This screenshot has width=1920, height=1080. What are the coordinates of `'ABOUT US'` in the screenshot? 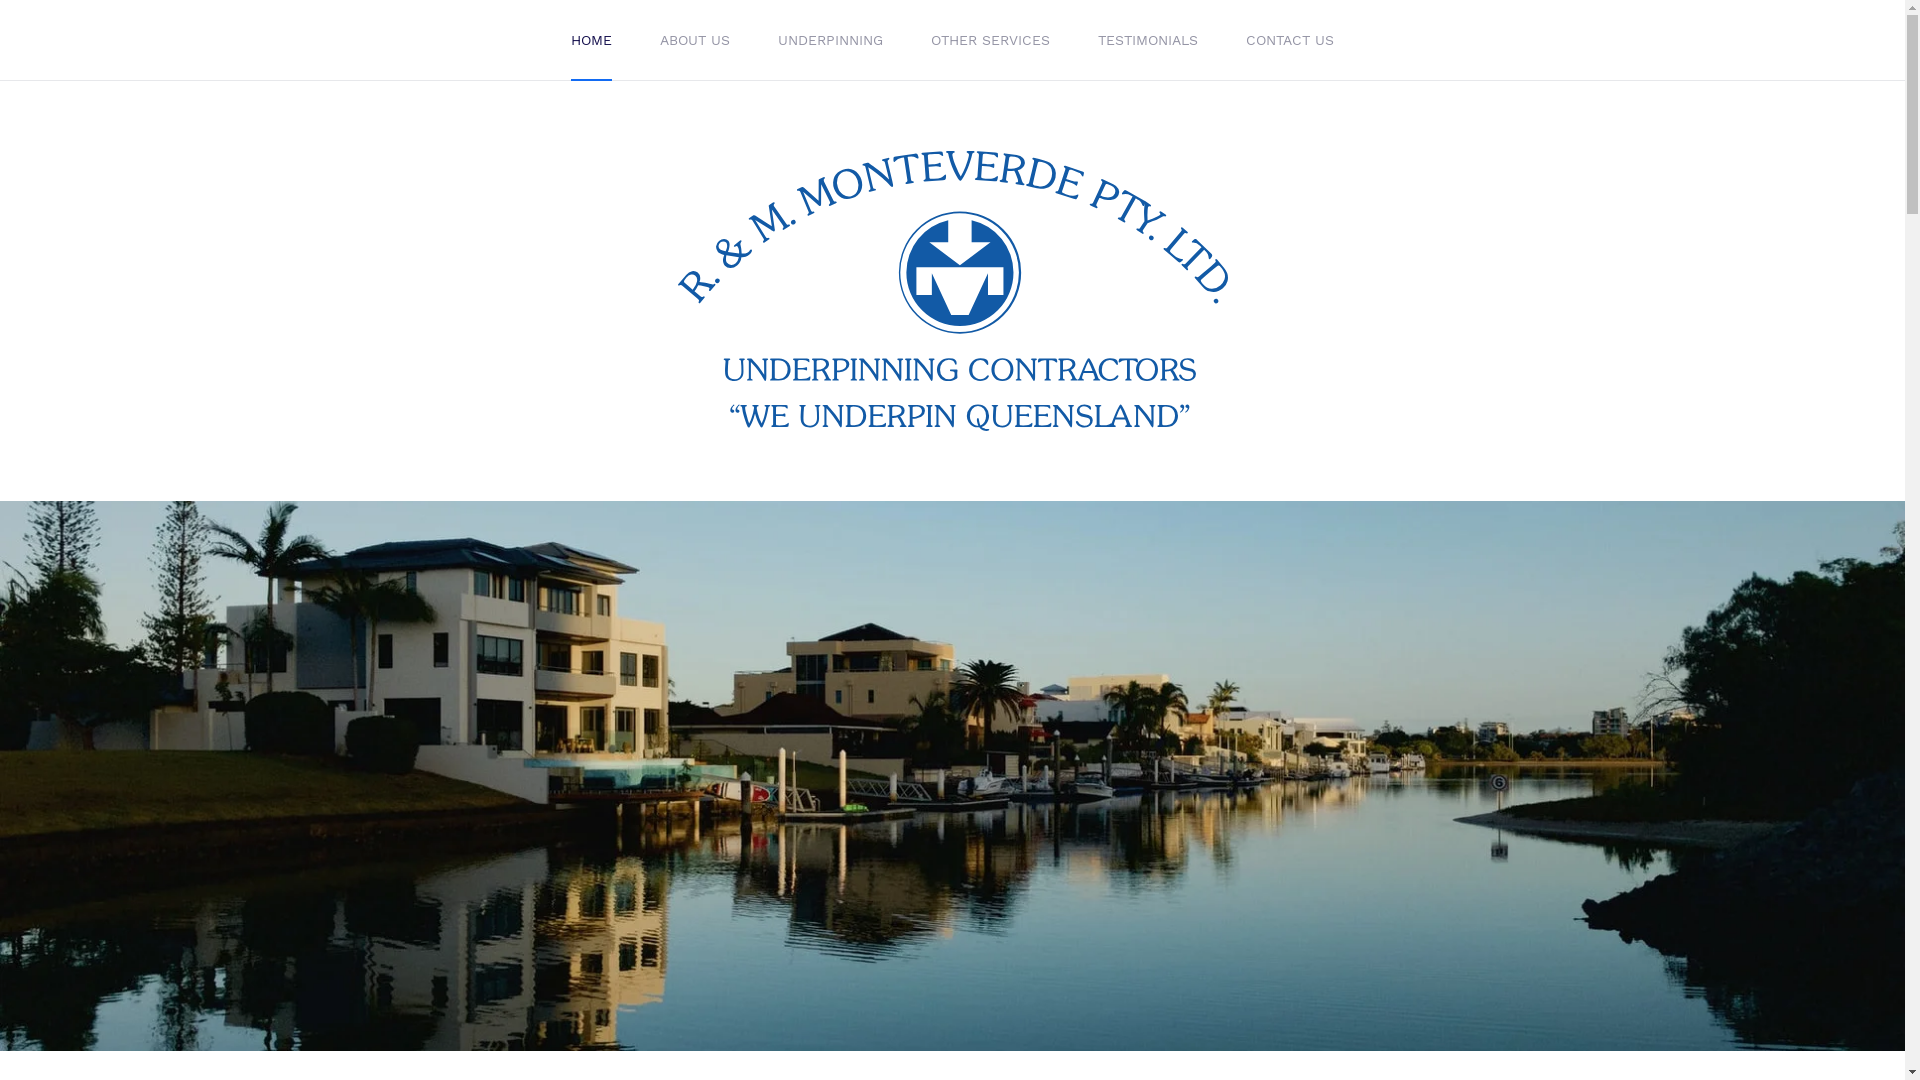 It's located at (695, 39).